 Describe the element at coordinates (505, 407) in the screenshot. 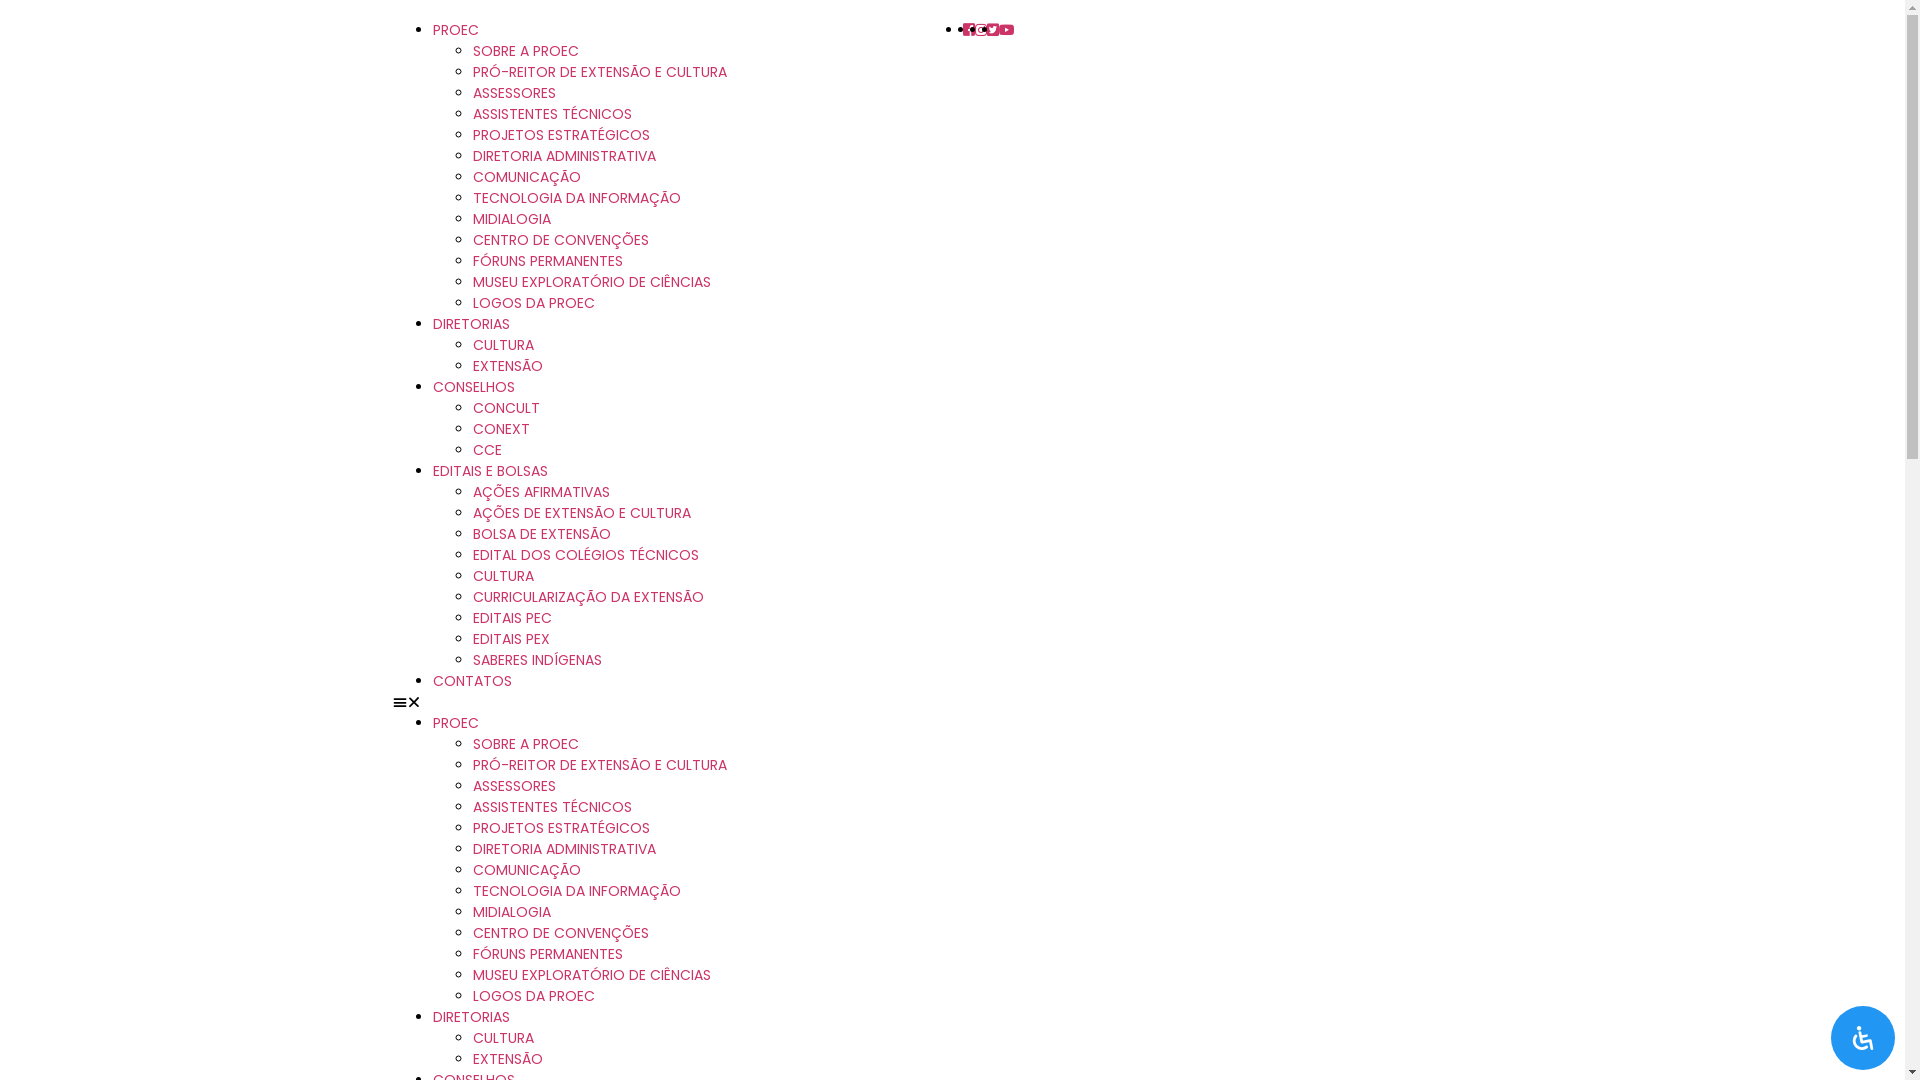

I see `'CONCULT'` at that location.